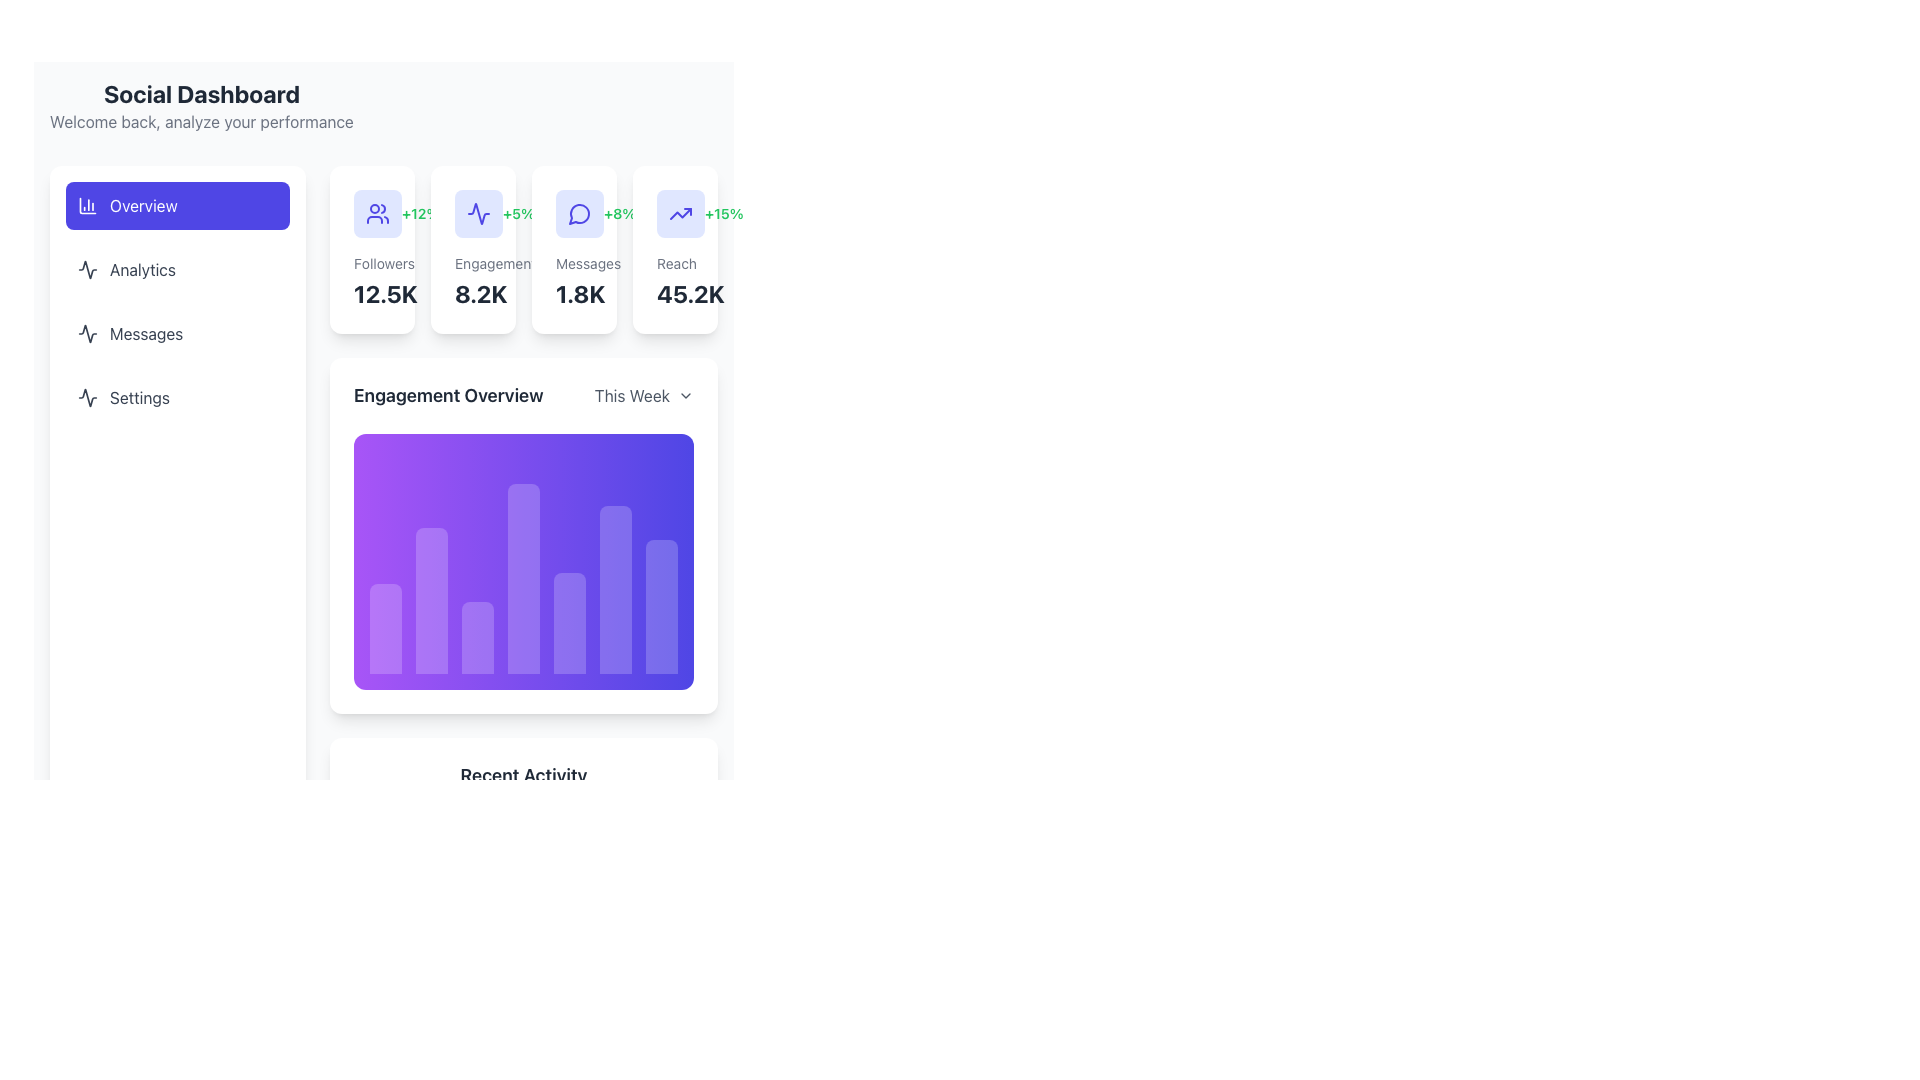  Describe the element at coordinates (431, 600) in the screenshot. I see `the second bar from the left in the 'Engagement Overview' chart, which visually represents a data value for a specific time period or category` at that location.